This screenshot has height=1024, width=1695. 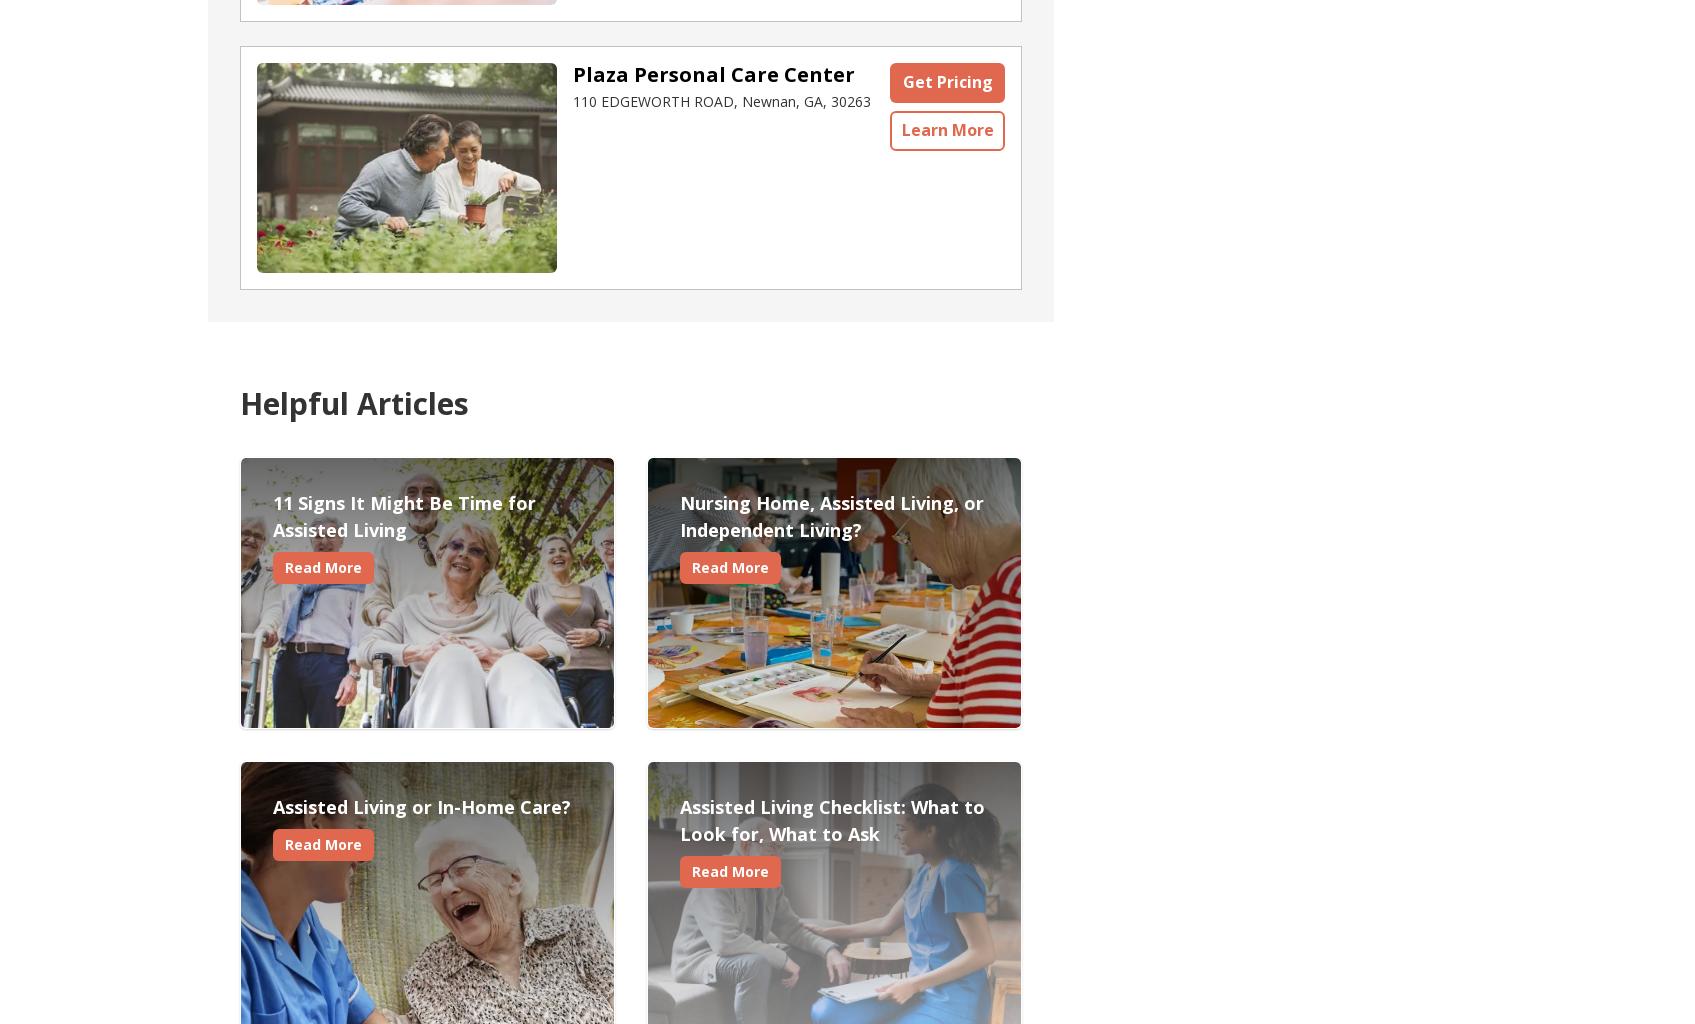 I want to click on '110 EDGEWORTH ROAD, Newnan, GA, 30263', so click(x=721, y=101).